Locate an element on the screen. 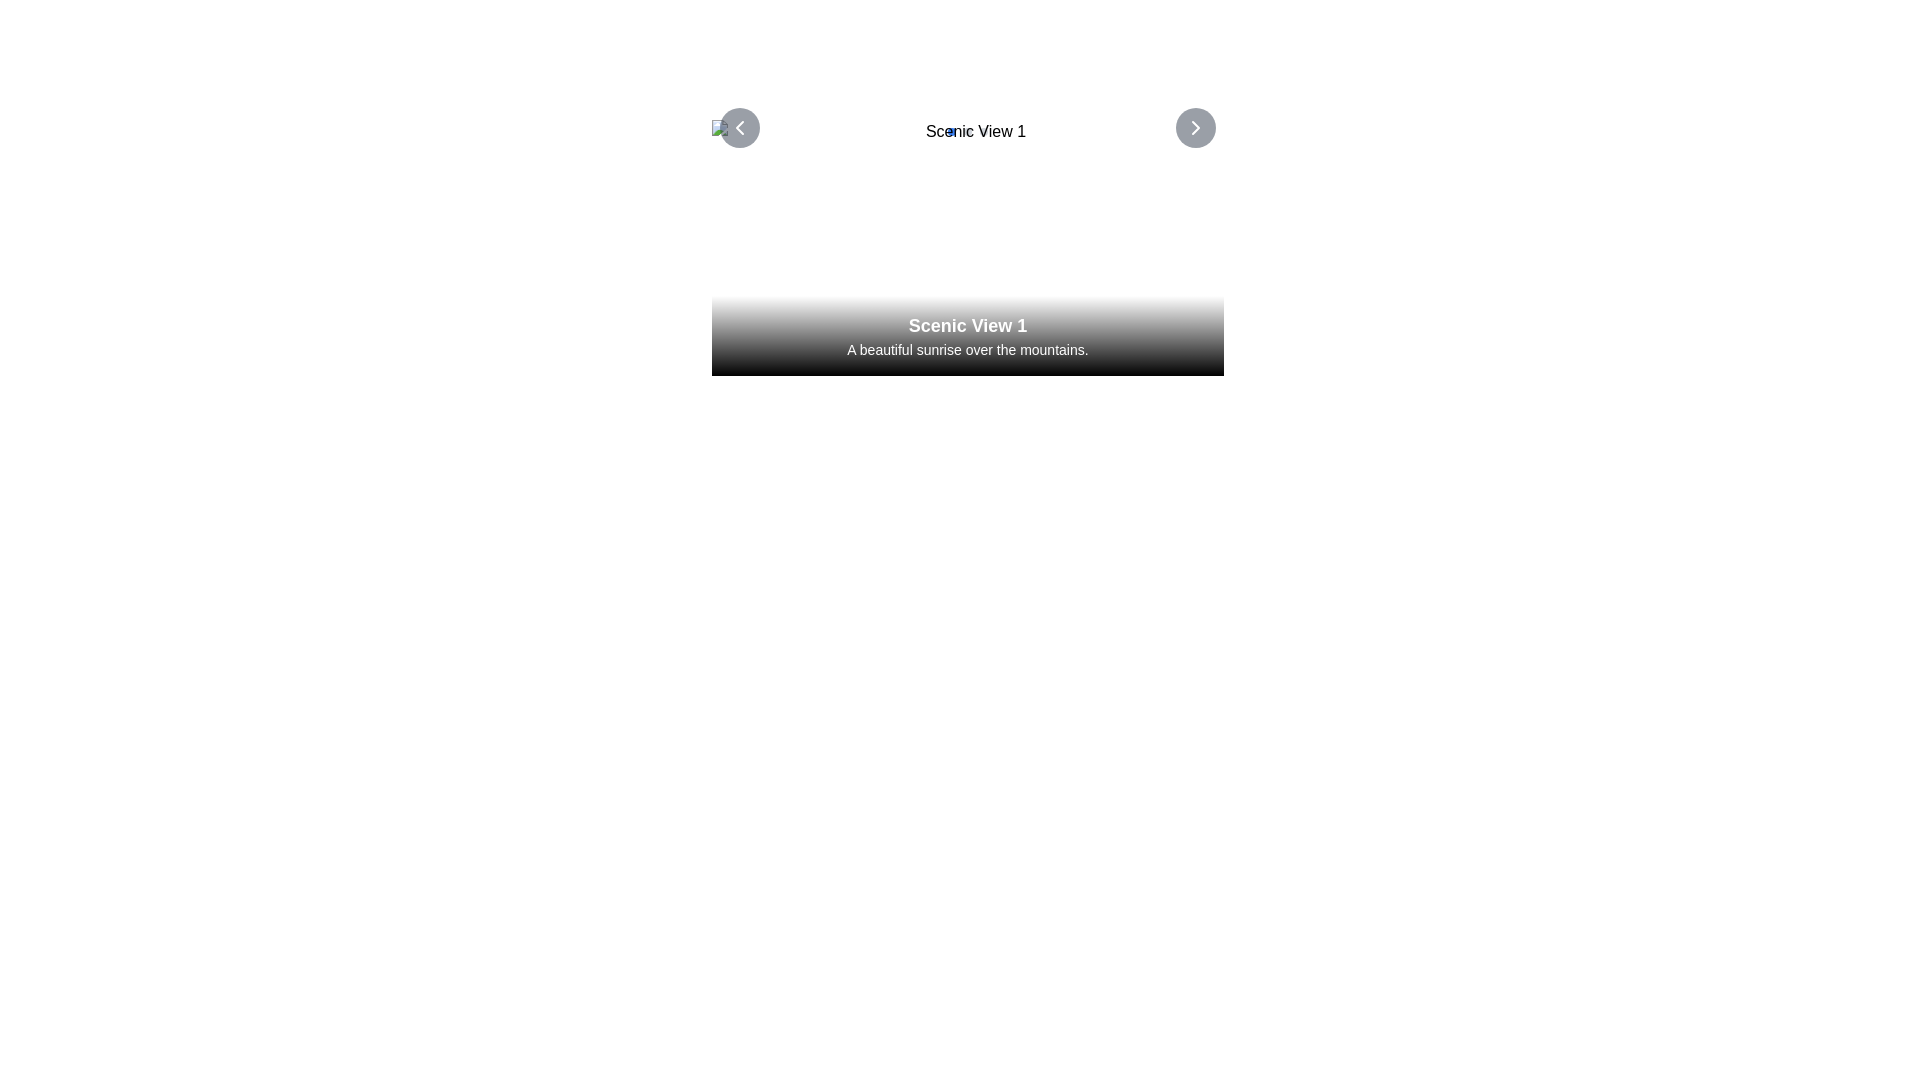 Image resolution: width=1920 pixels, height=1080 pixels. the text element displaying 'A beautiful sunrise over the mountains.' which is styled in white on a gradient background and located below 'Scenic View 1' is located at coordinates (968, 349).